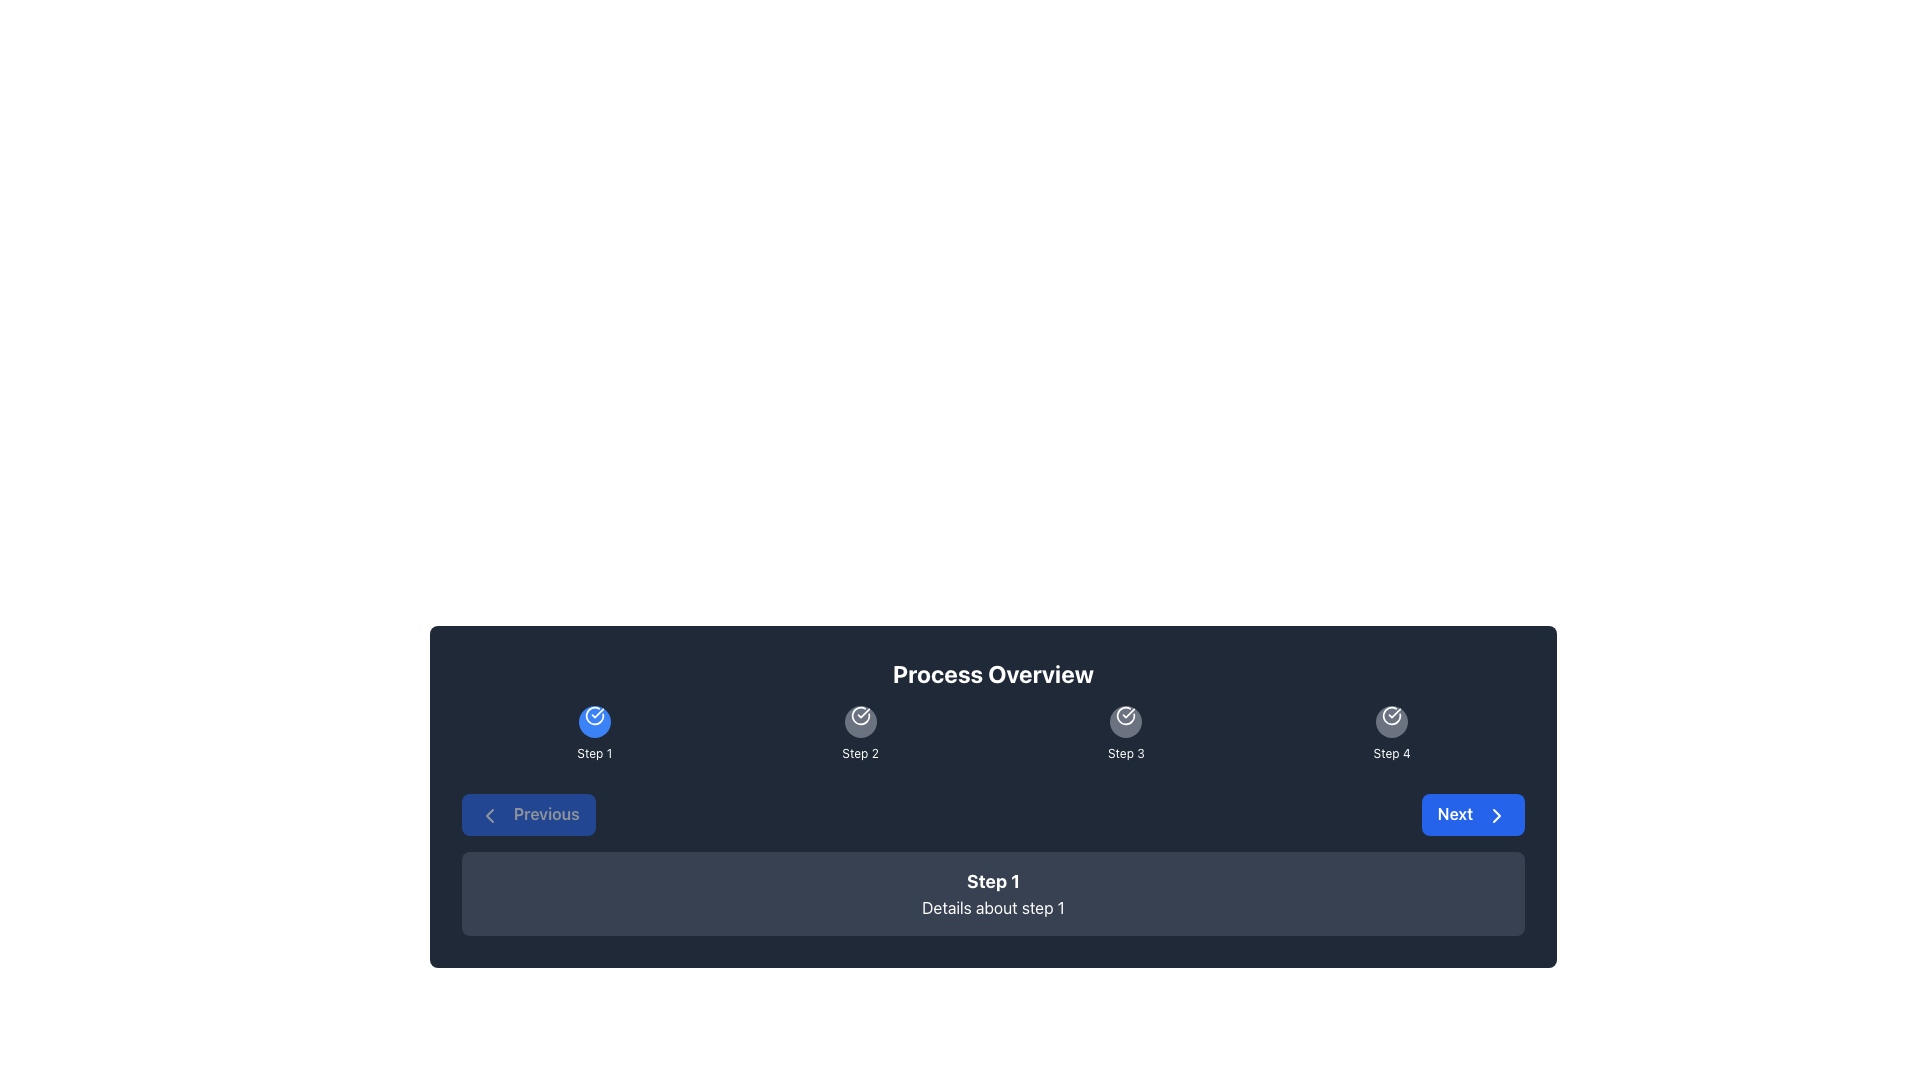 This screenshot has width=1920, height=1080. I want to click on text label that reads 'Step 4', which is styled with a small font size and located under the fourth circular icon in the step navigation interface, so click(1391, 753).